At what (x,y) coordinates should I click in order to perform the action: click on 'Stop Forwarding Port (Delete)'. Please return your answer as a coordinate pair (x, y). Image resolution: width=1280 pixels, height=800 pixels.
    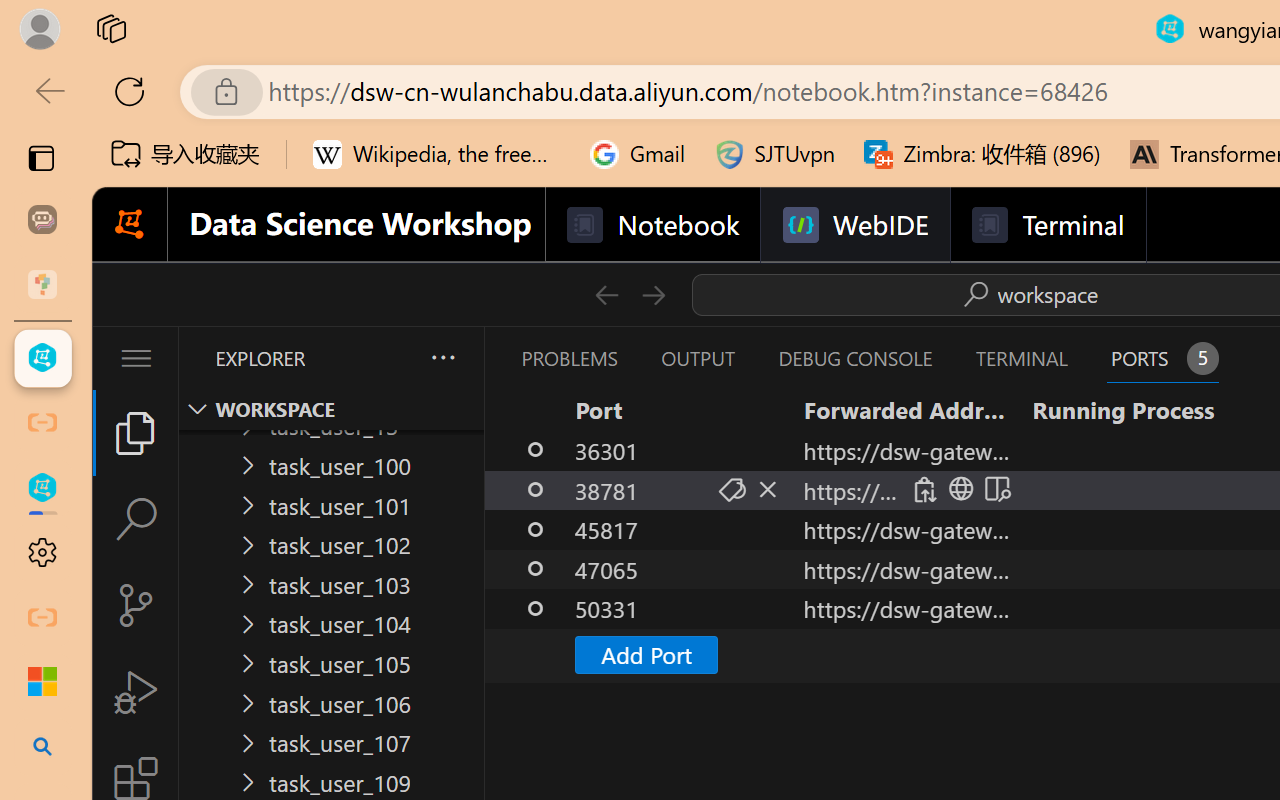
    Looking at the image, I should click on (765, 489).